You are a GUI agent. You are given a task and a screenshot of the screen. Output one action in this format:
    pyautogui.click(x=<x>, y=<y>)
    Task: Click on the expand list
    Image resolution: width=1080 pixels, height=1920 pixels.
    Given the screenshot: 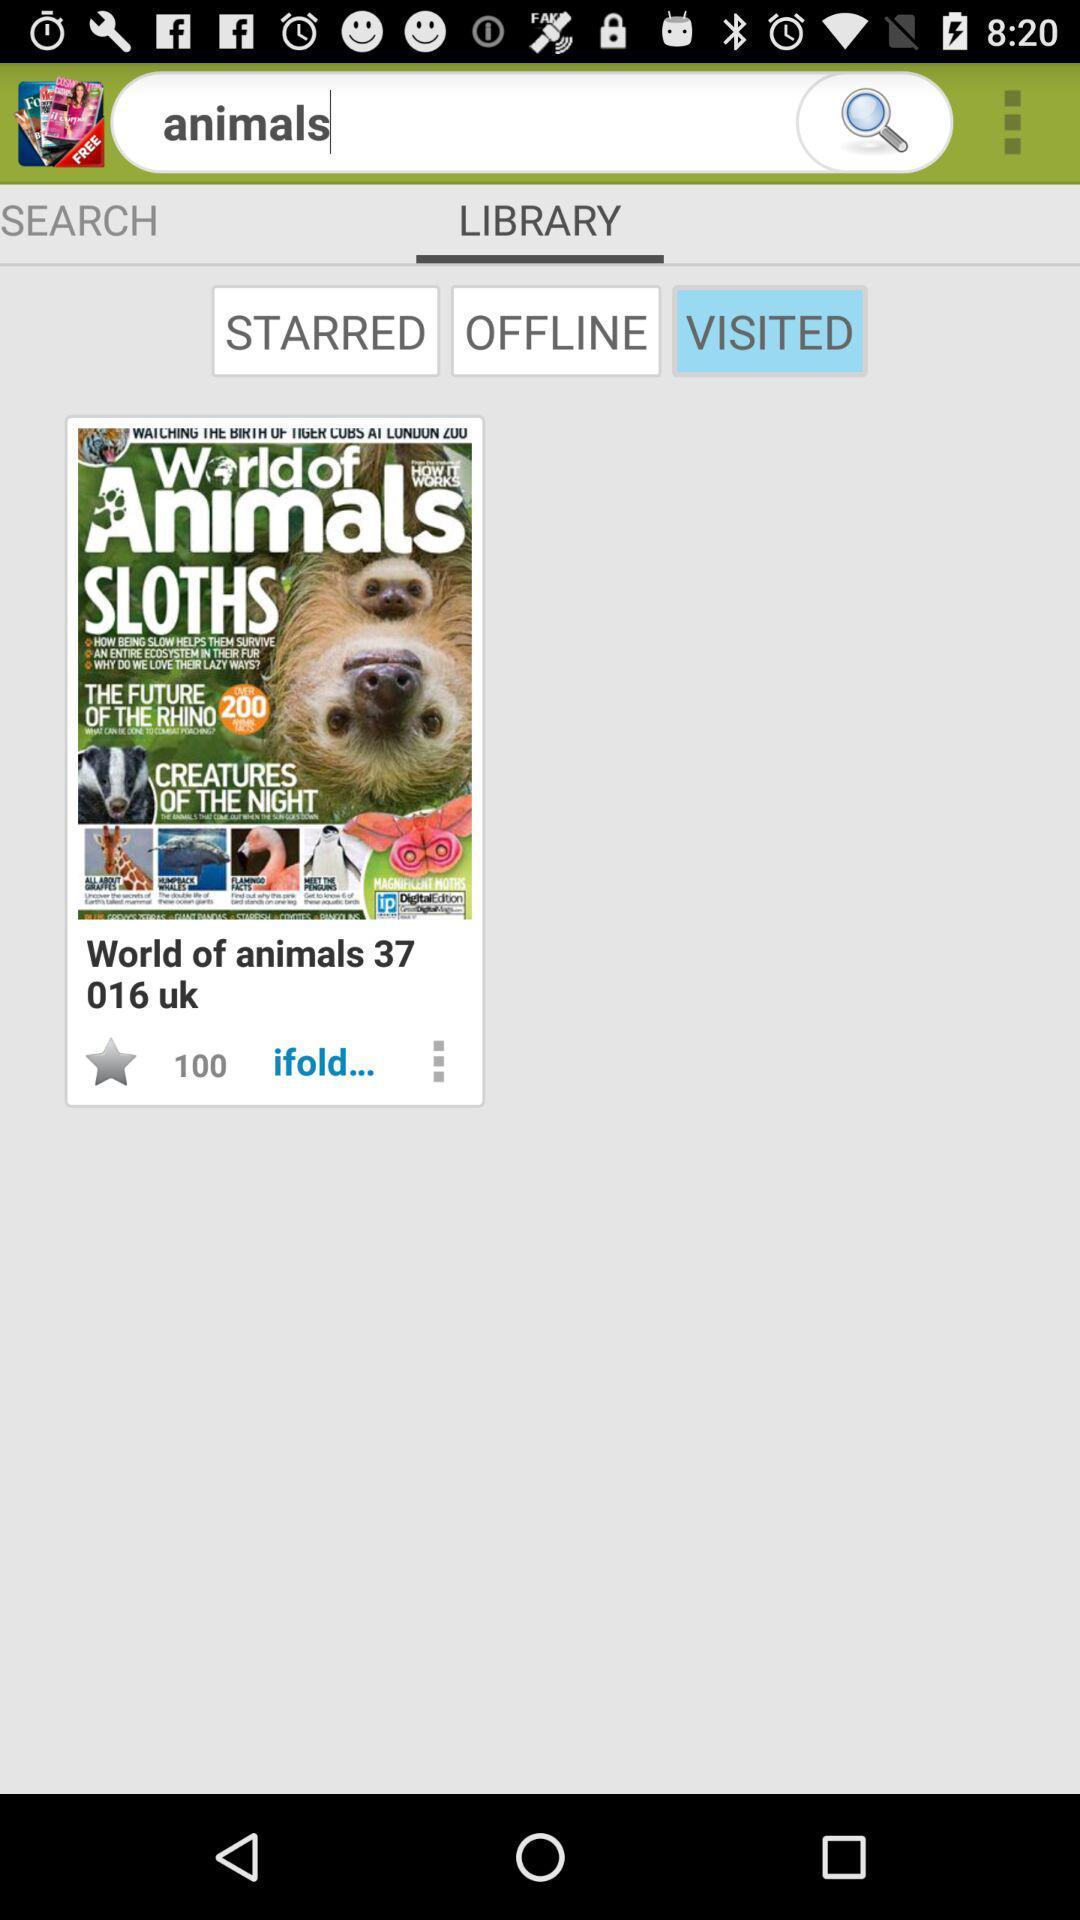 What is the action you would take?
    pyautogui.click(x=1012, y=121)
    